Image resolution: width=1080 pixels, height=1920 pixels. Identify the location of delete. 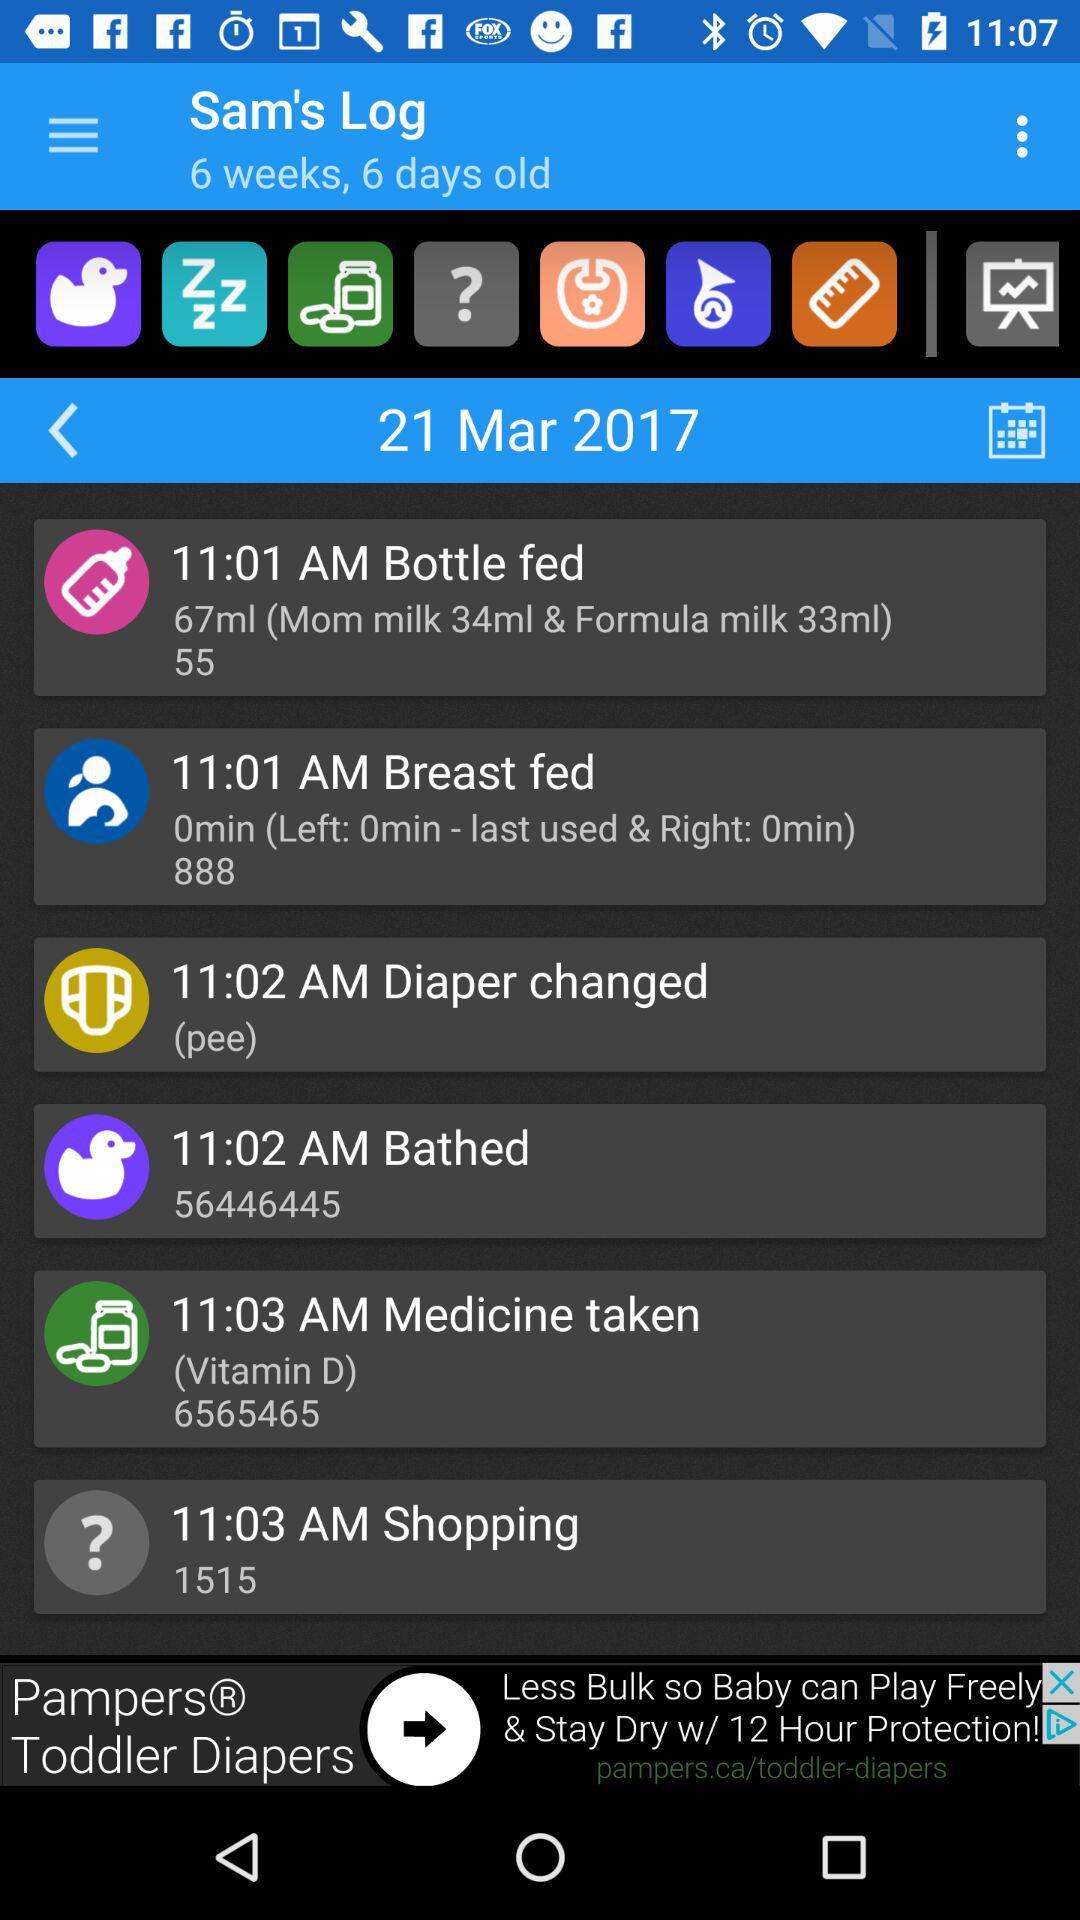
(339, 292).